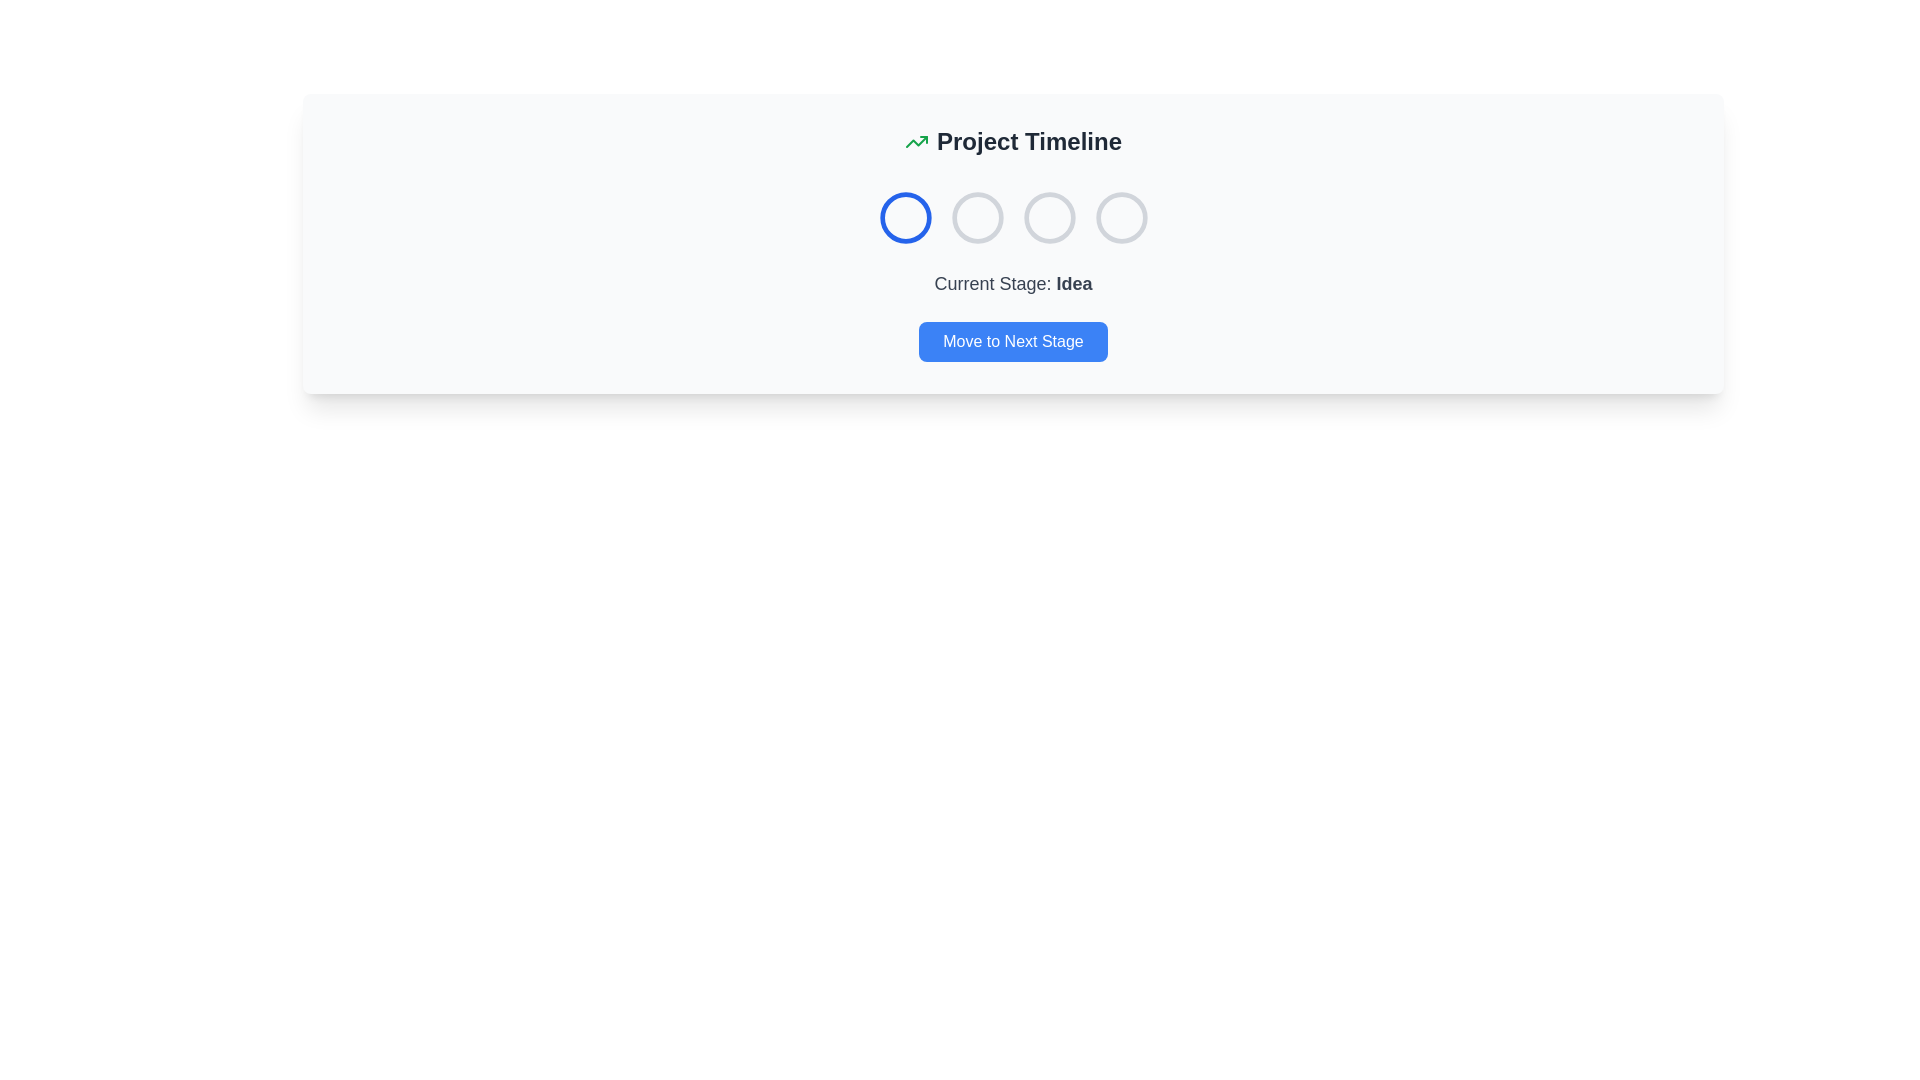 The width and height of the screenshot is (1920, 1080). Describe the element at coordinates (977, 218) in the screenshot. I see `the status of the second circle icon in the Project Timeline, which indicates the second stage of the multi-step progress timeline` at that location.